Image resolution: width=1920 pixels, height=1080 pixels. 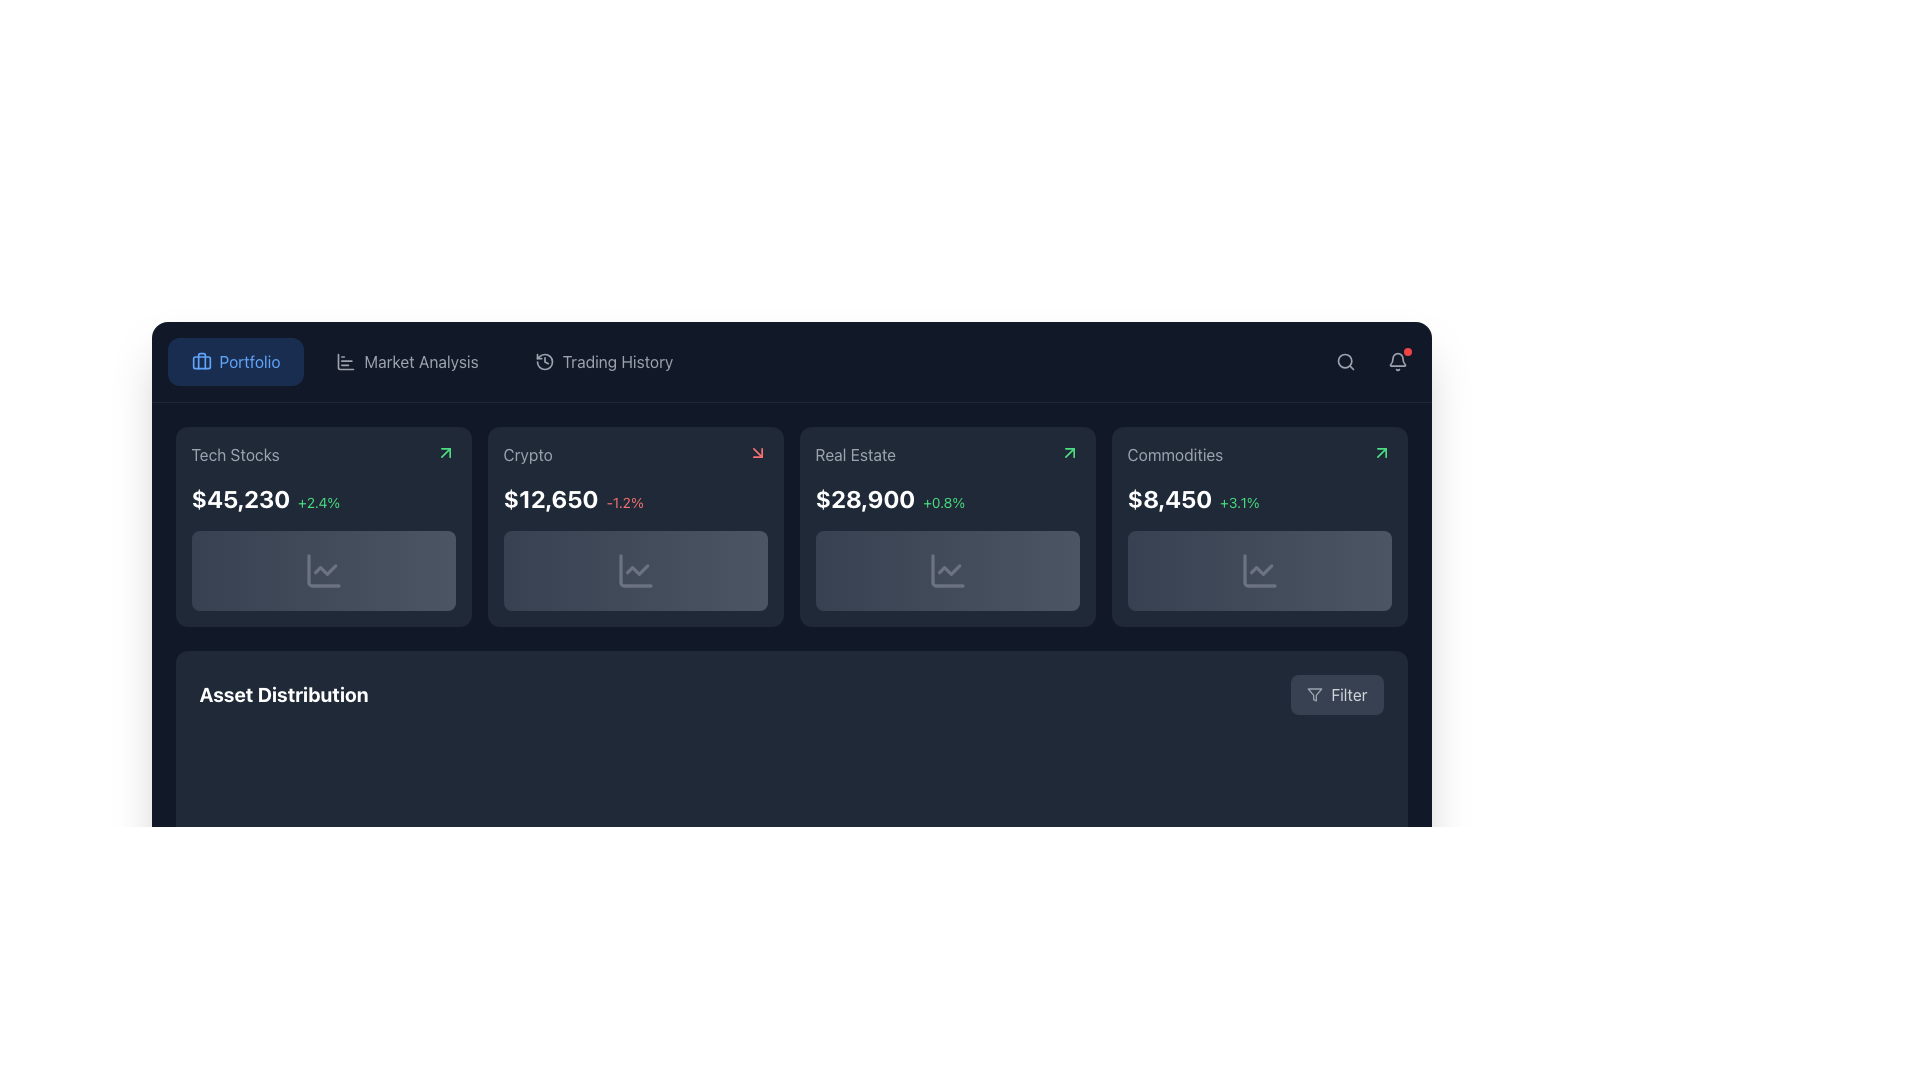 I want to click on the downward pointing arrow icon located in the top-right corner of the 'Crypto' card, which indicates a decrease in value, so click(x=756, y=452).